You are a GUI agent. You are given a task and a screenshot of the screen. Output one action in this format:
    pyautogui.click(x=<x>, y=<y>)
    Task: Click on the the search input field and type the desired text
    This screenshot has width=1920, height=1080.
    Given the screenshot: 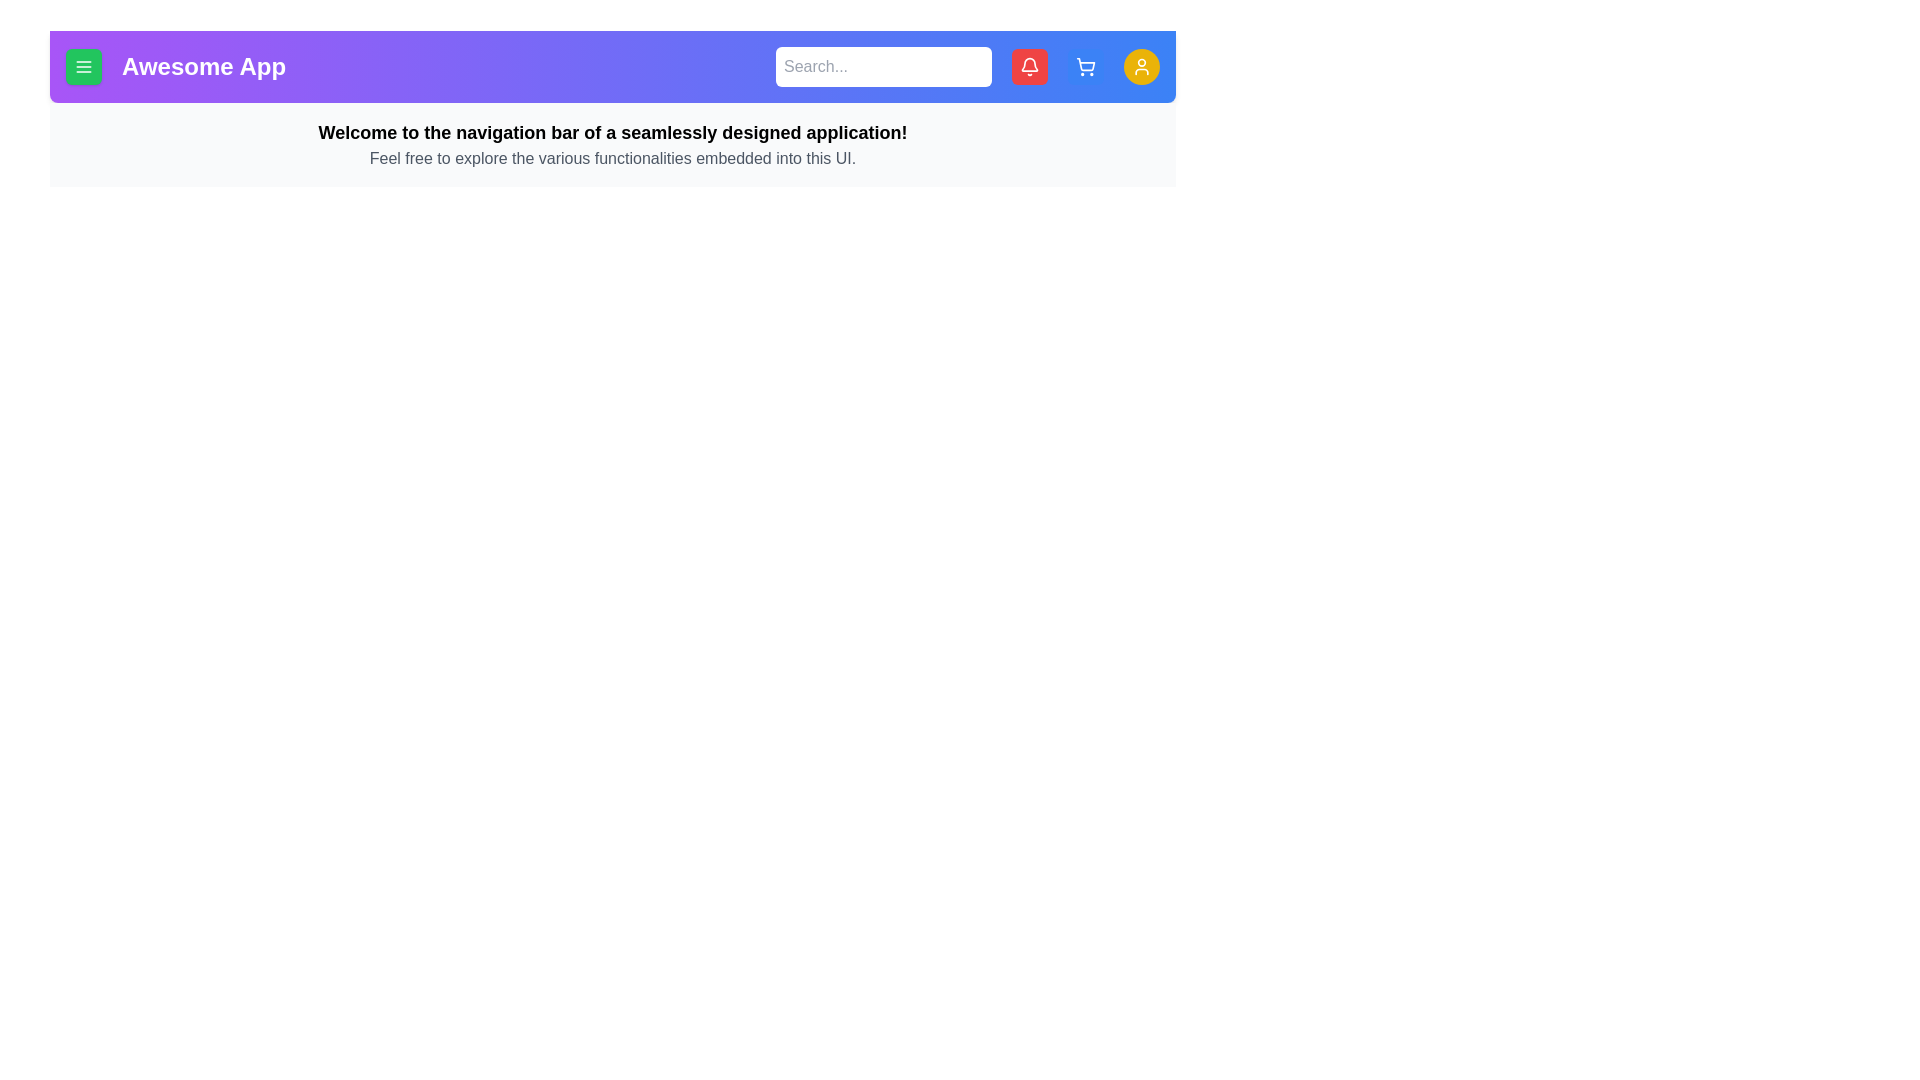 What is the action you would take?
    pyautogui.click(x=882, y=65)
    